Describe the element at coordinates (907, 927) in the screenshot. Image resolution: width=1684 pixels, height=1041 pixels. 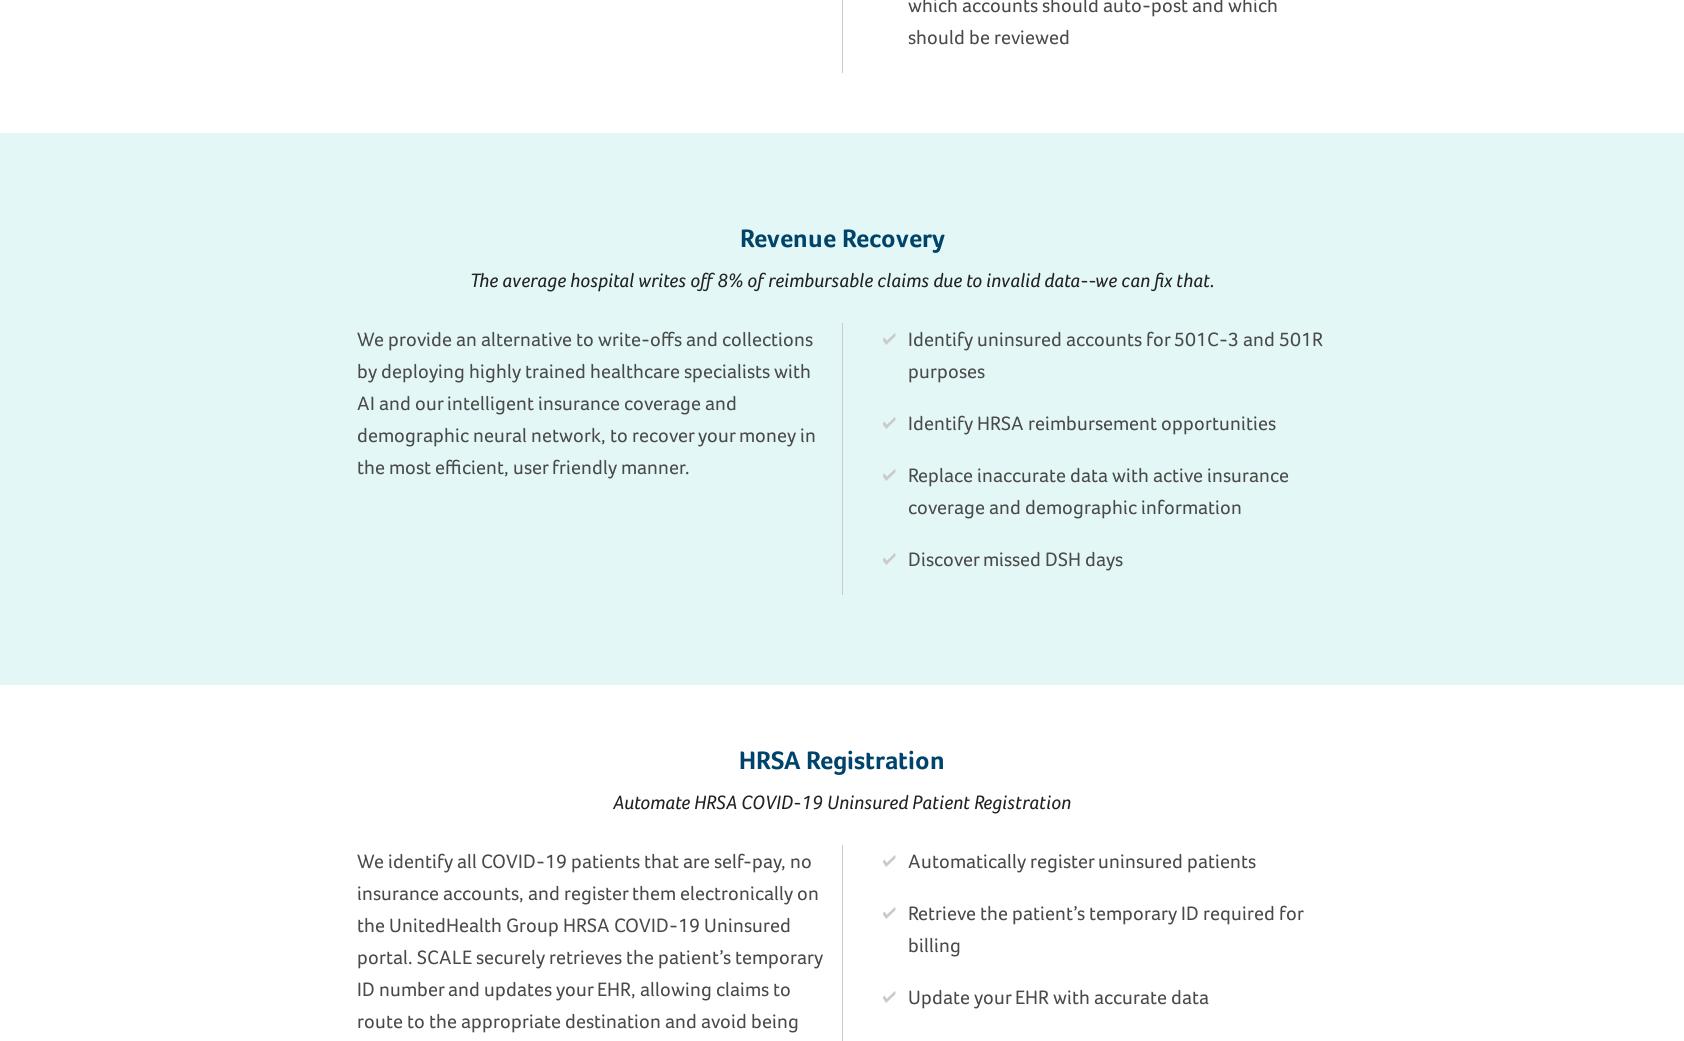
I see `'Retrieve the patient’s temporary ID required for billing'` at that location.